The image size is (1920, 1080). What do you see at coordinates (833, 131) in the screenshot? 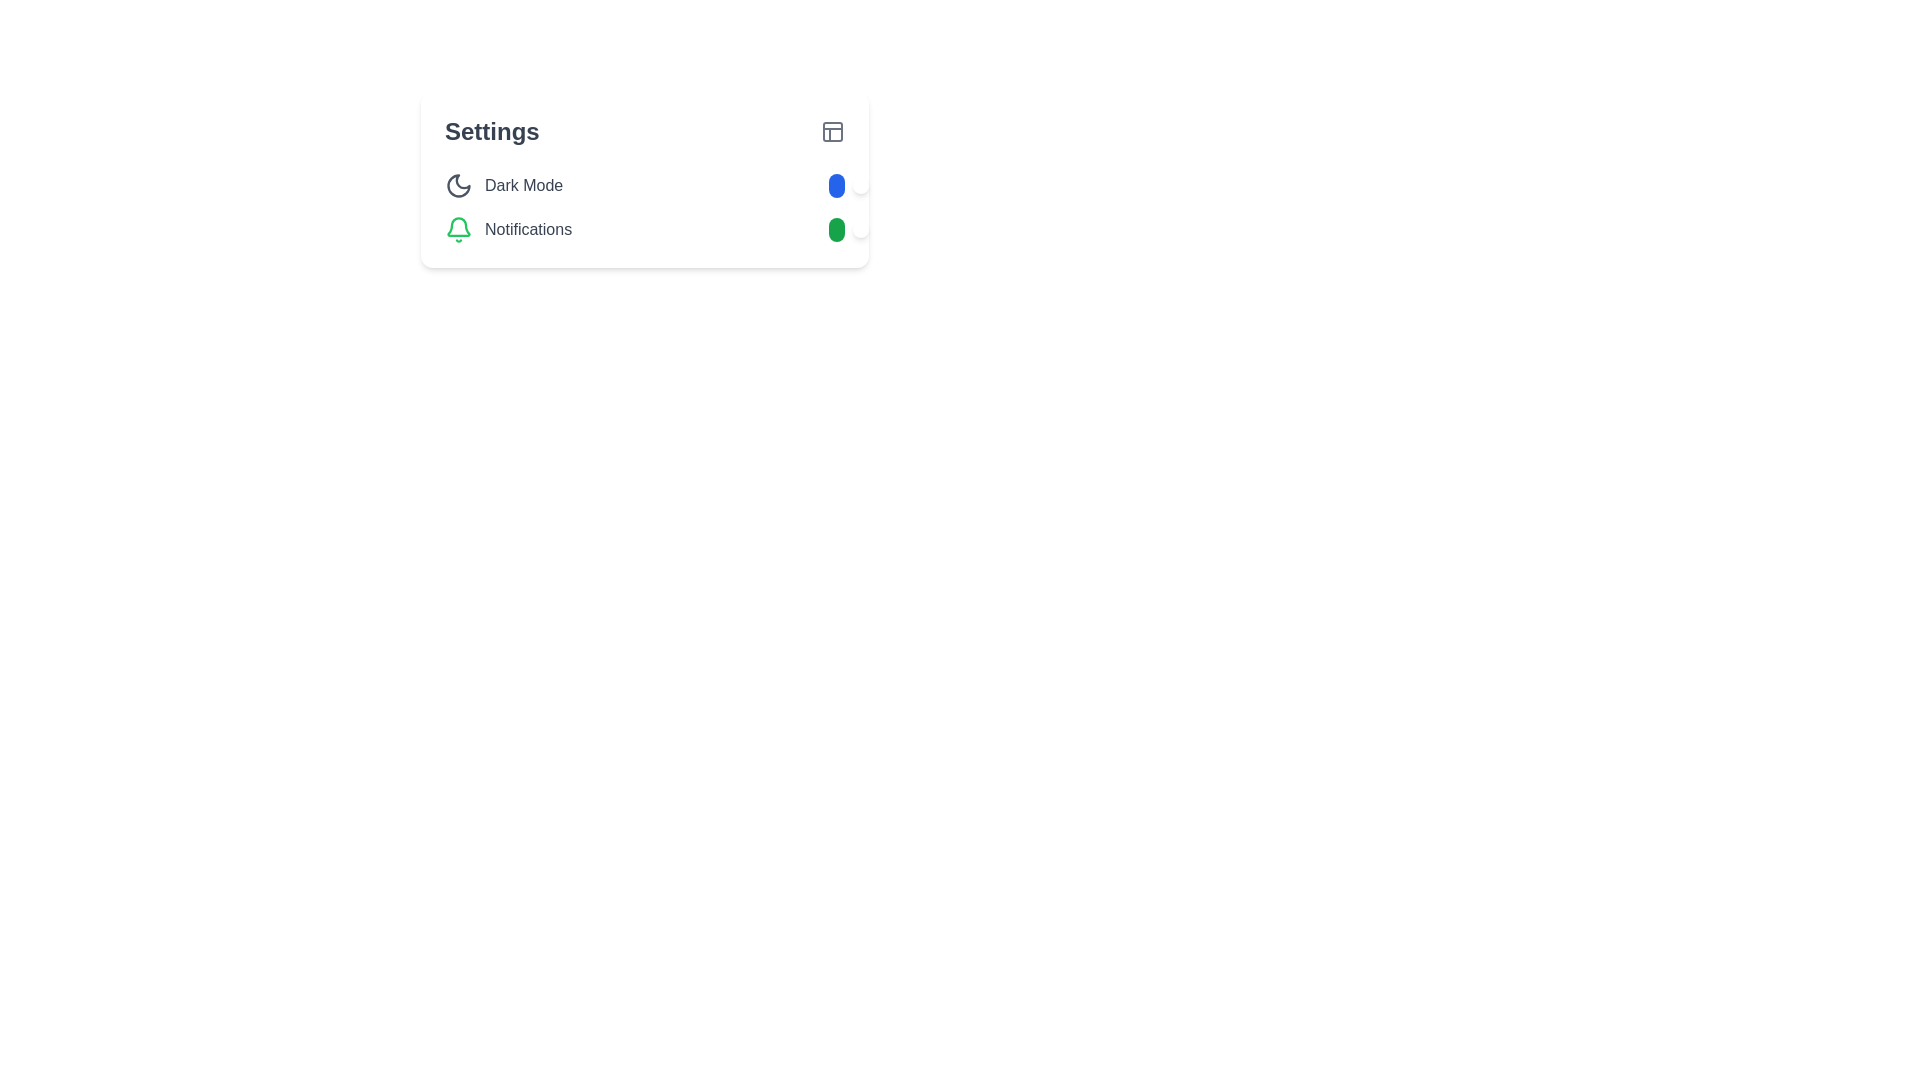
I see `the square-shaped UI component with rounded corners located in the top-left square section of the SVG graphic resembling a panel layout icon in the settings panel` at bounding box center [833, 131].